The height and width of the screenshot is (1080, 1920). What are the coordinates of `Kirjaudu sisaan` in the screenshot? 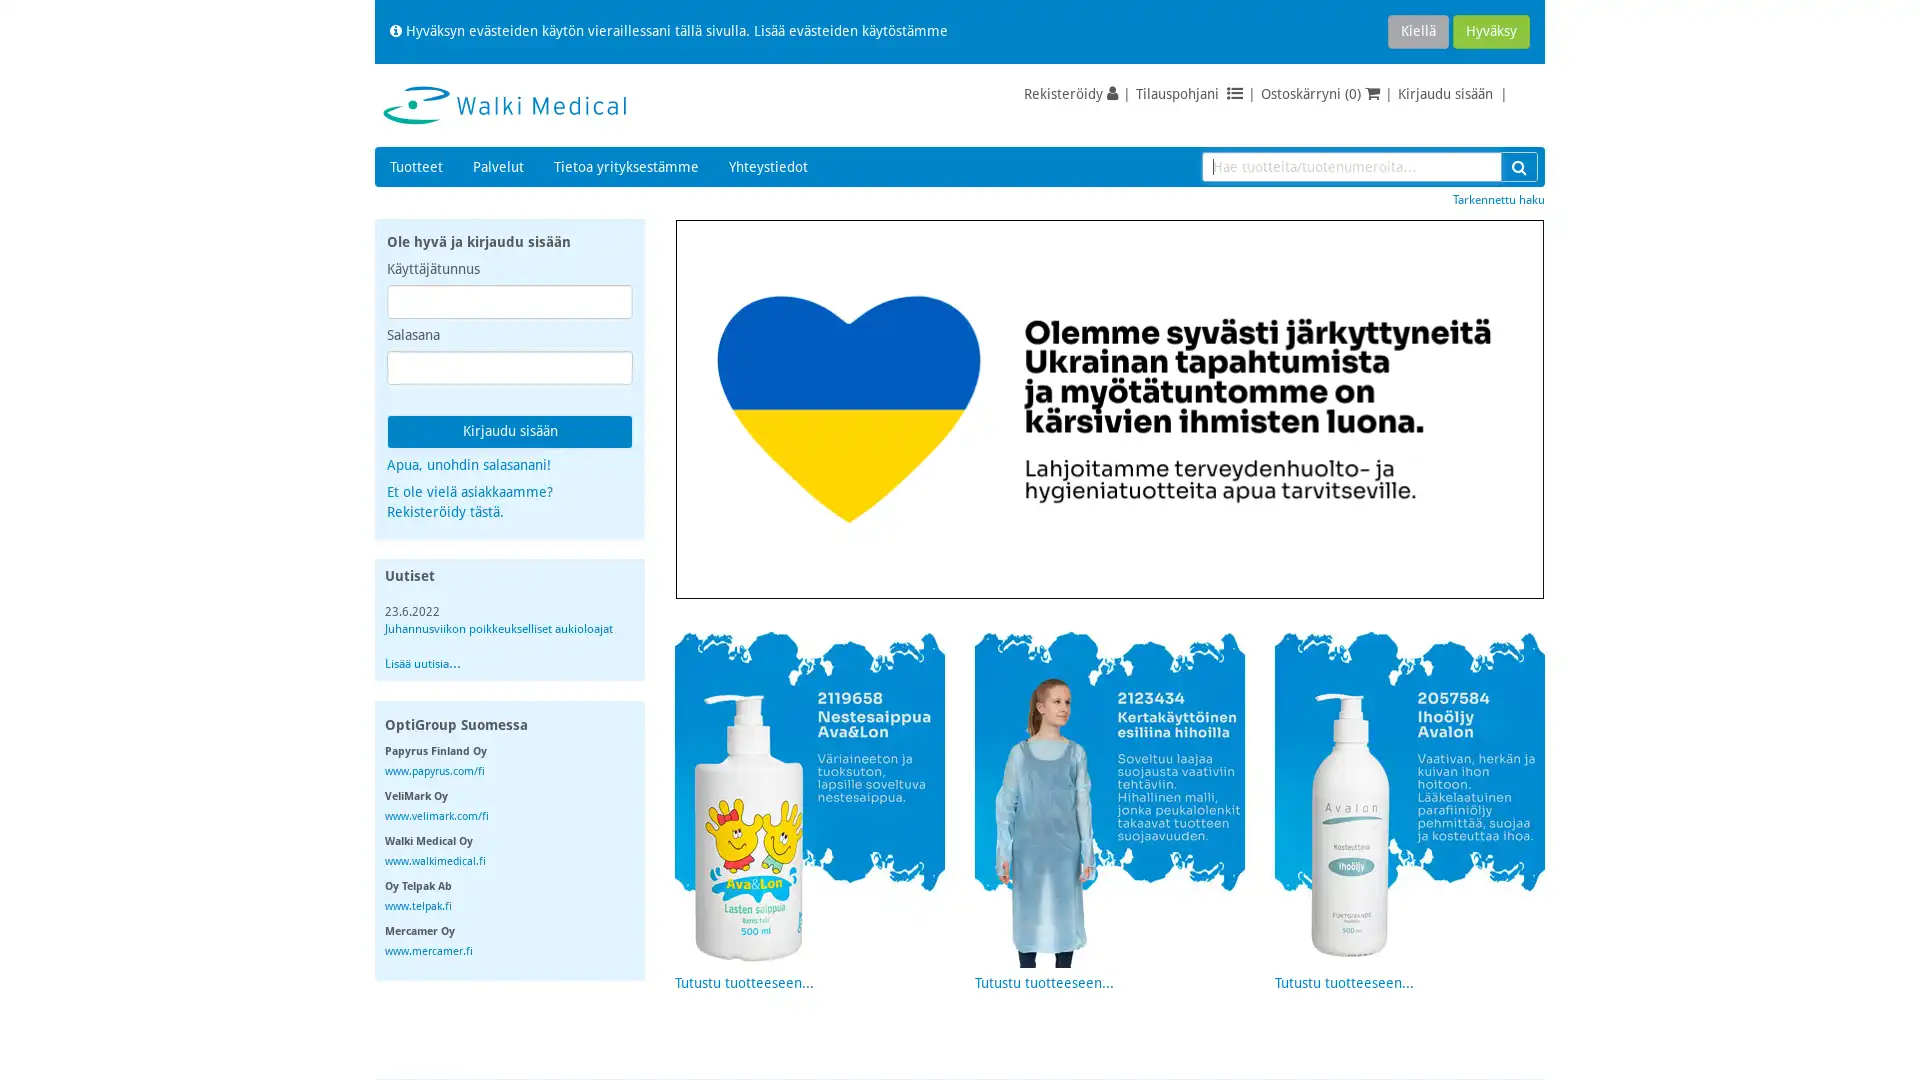 It's located at (509, 431).